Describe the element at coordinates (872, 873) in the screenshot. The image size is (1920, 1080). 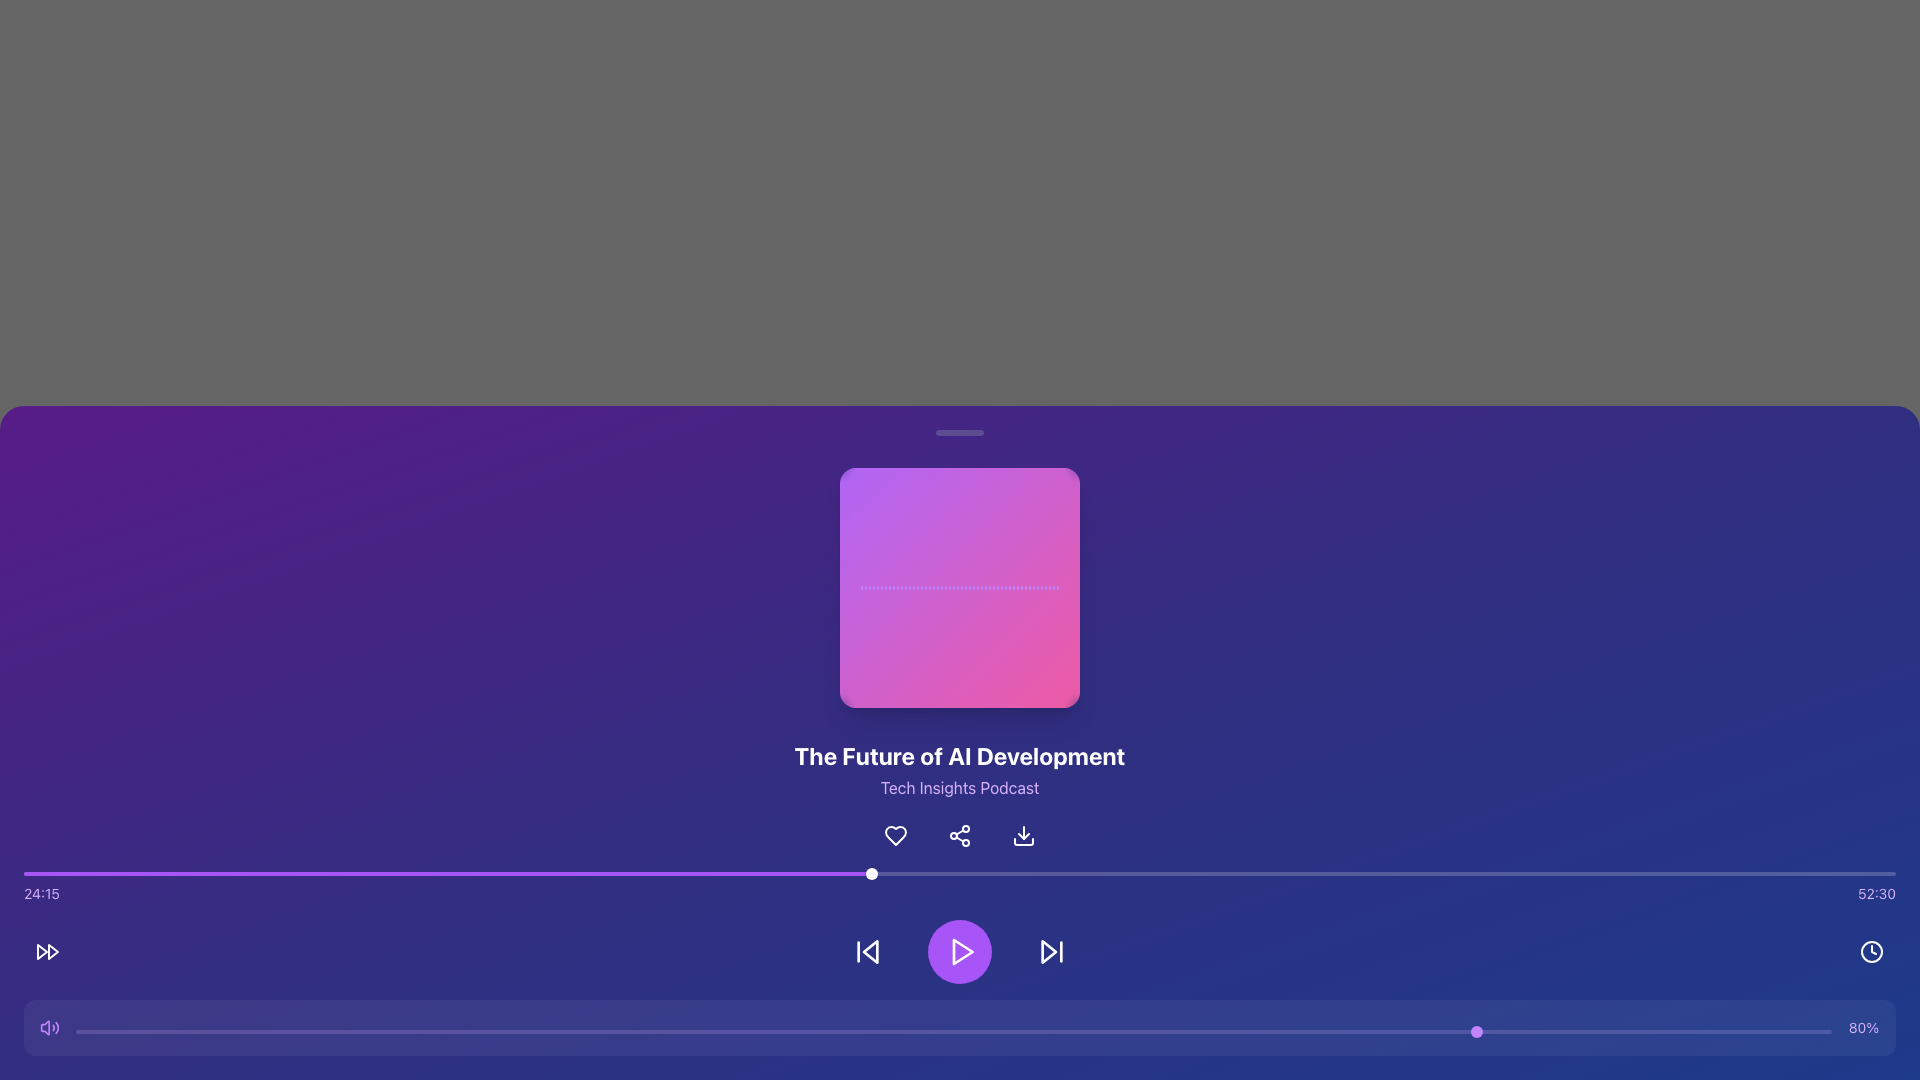
I see `on the small white circular slider knob located approximately 45% from the left on the horizontal slider track, which is situated towards the bottom center of the interface, above the audio playback controls` at that location.